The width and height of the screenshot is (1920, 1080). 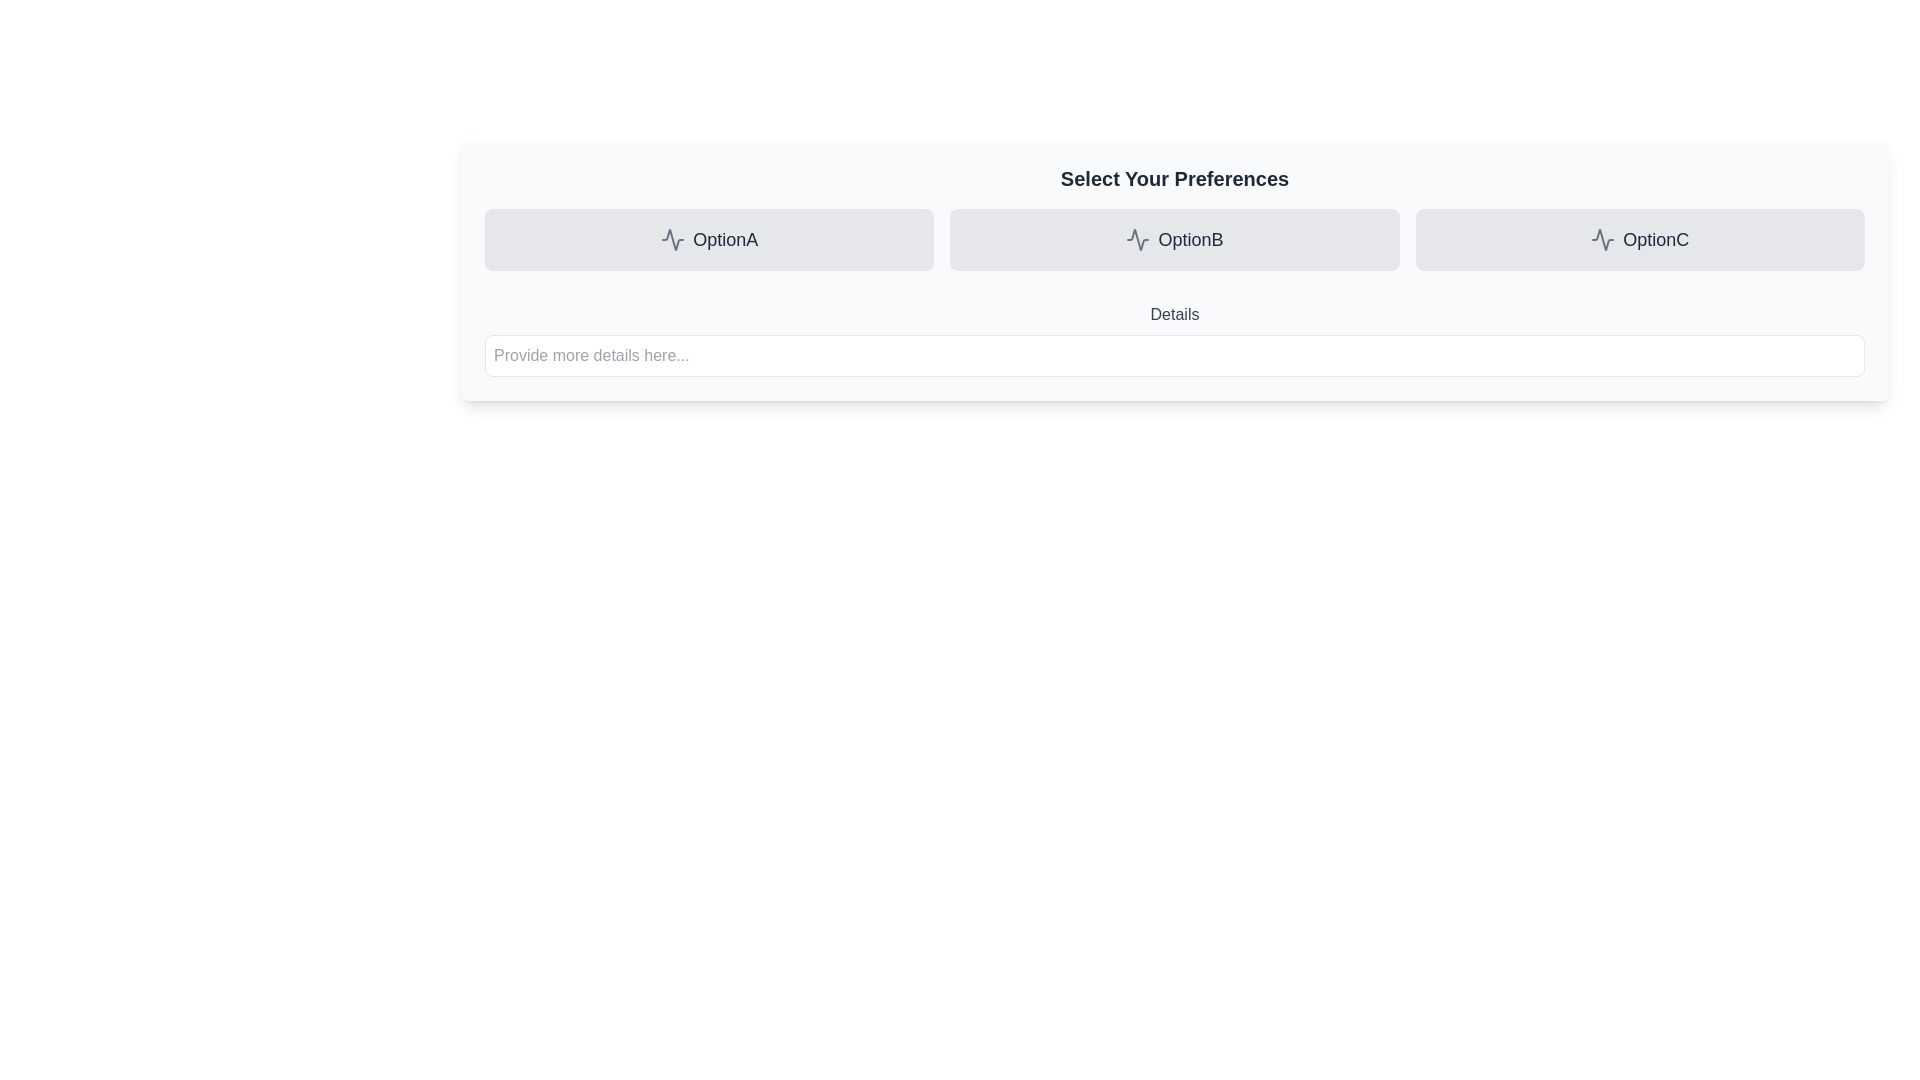 What do you see at coordinates (1175, 177) in the screenshot?
I see `text from the Text Label that serves as a section header above the grid of options 'OptionA', 'OptionB', and 'OptionC'` at bounding box center [1175, 177].